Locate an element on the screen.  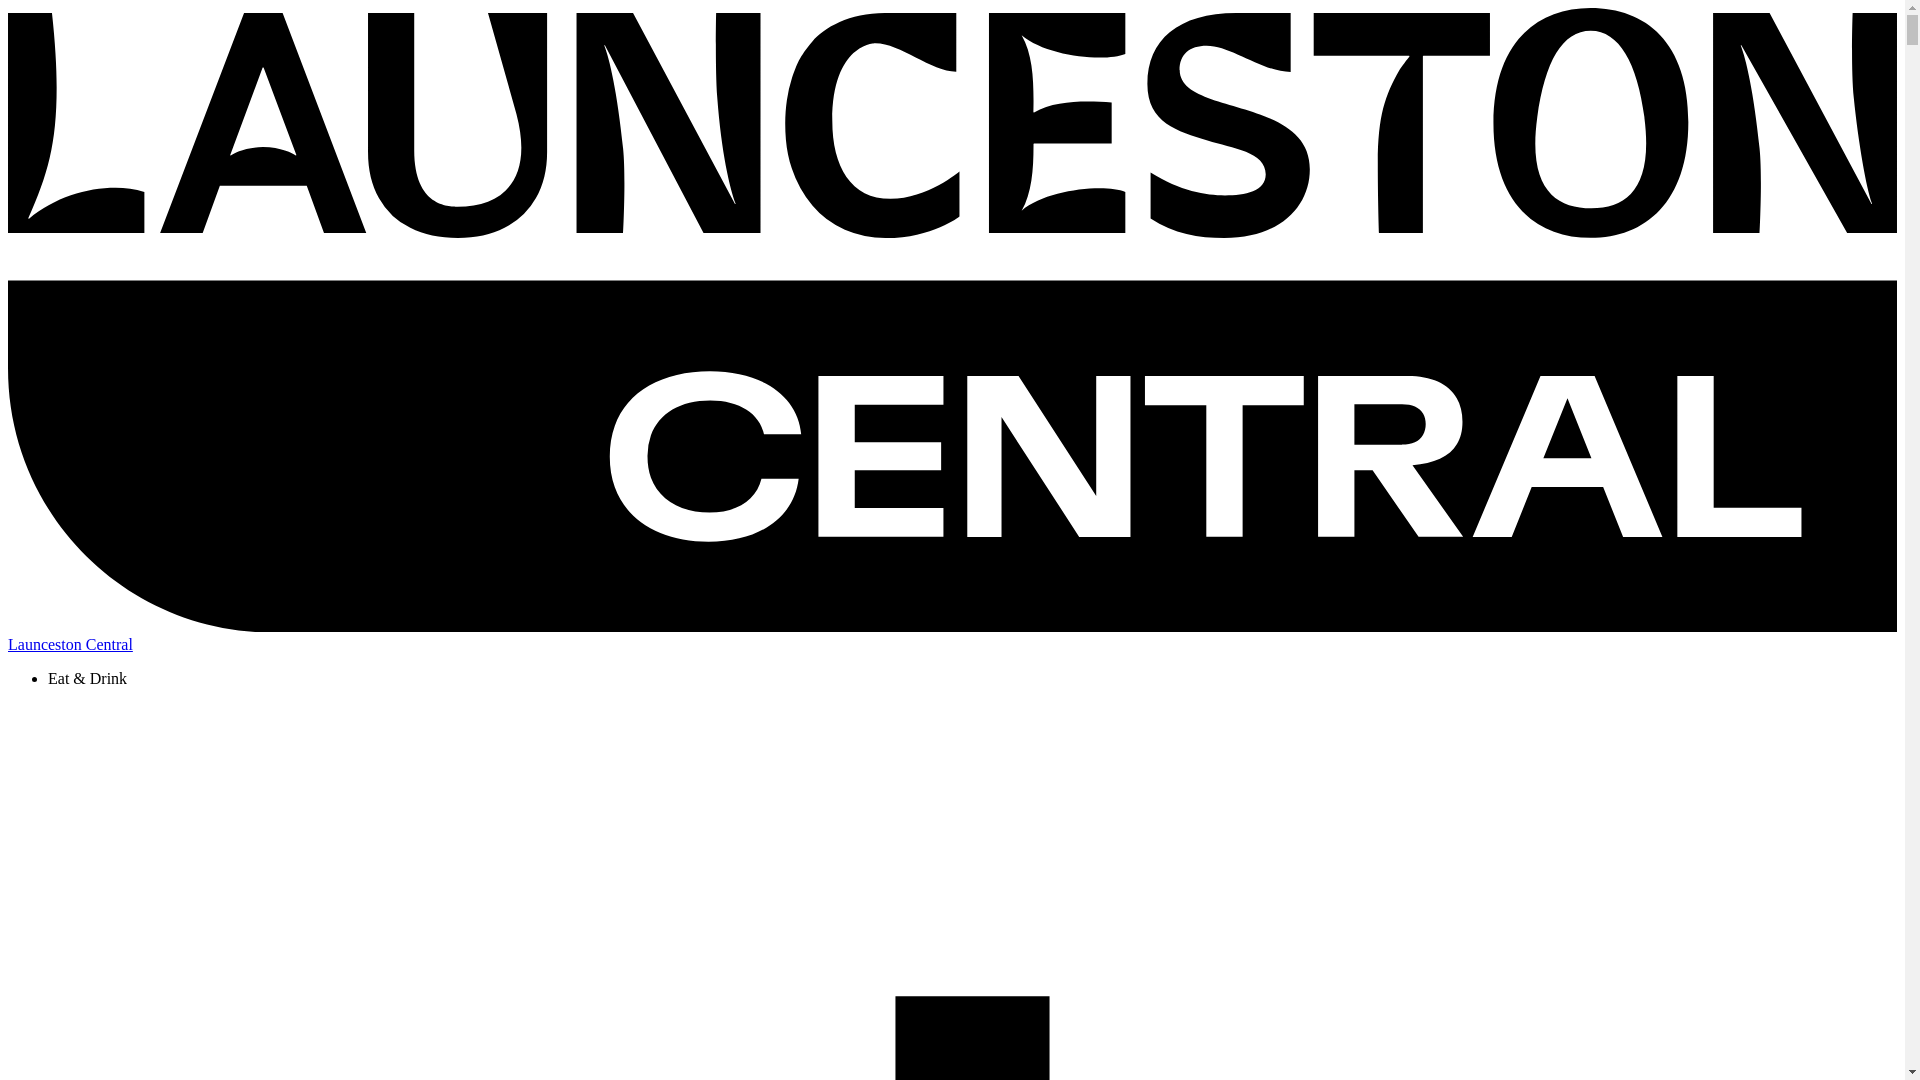
'Launceston Central' is located at coordinates (8, 635).